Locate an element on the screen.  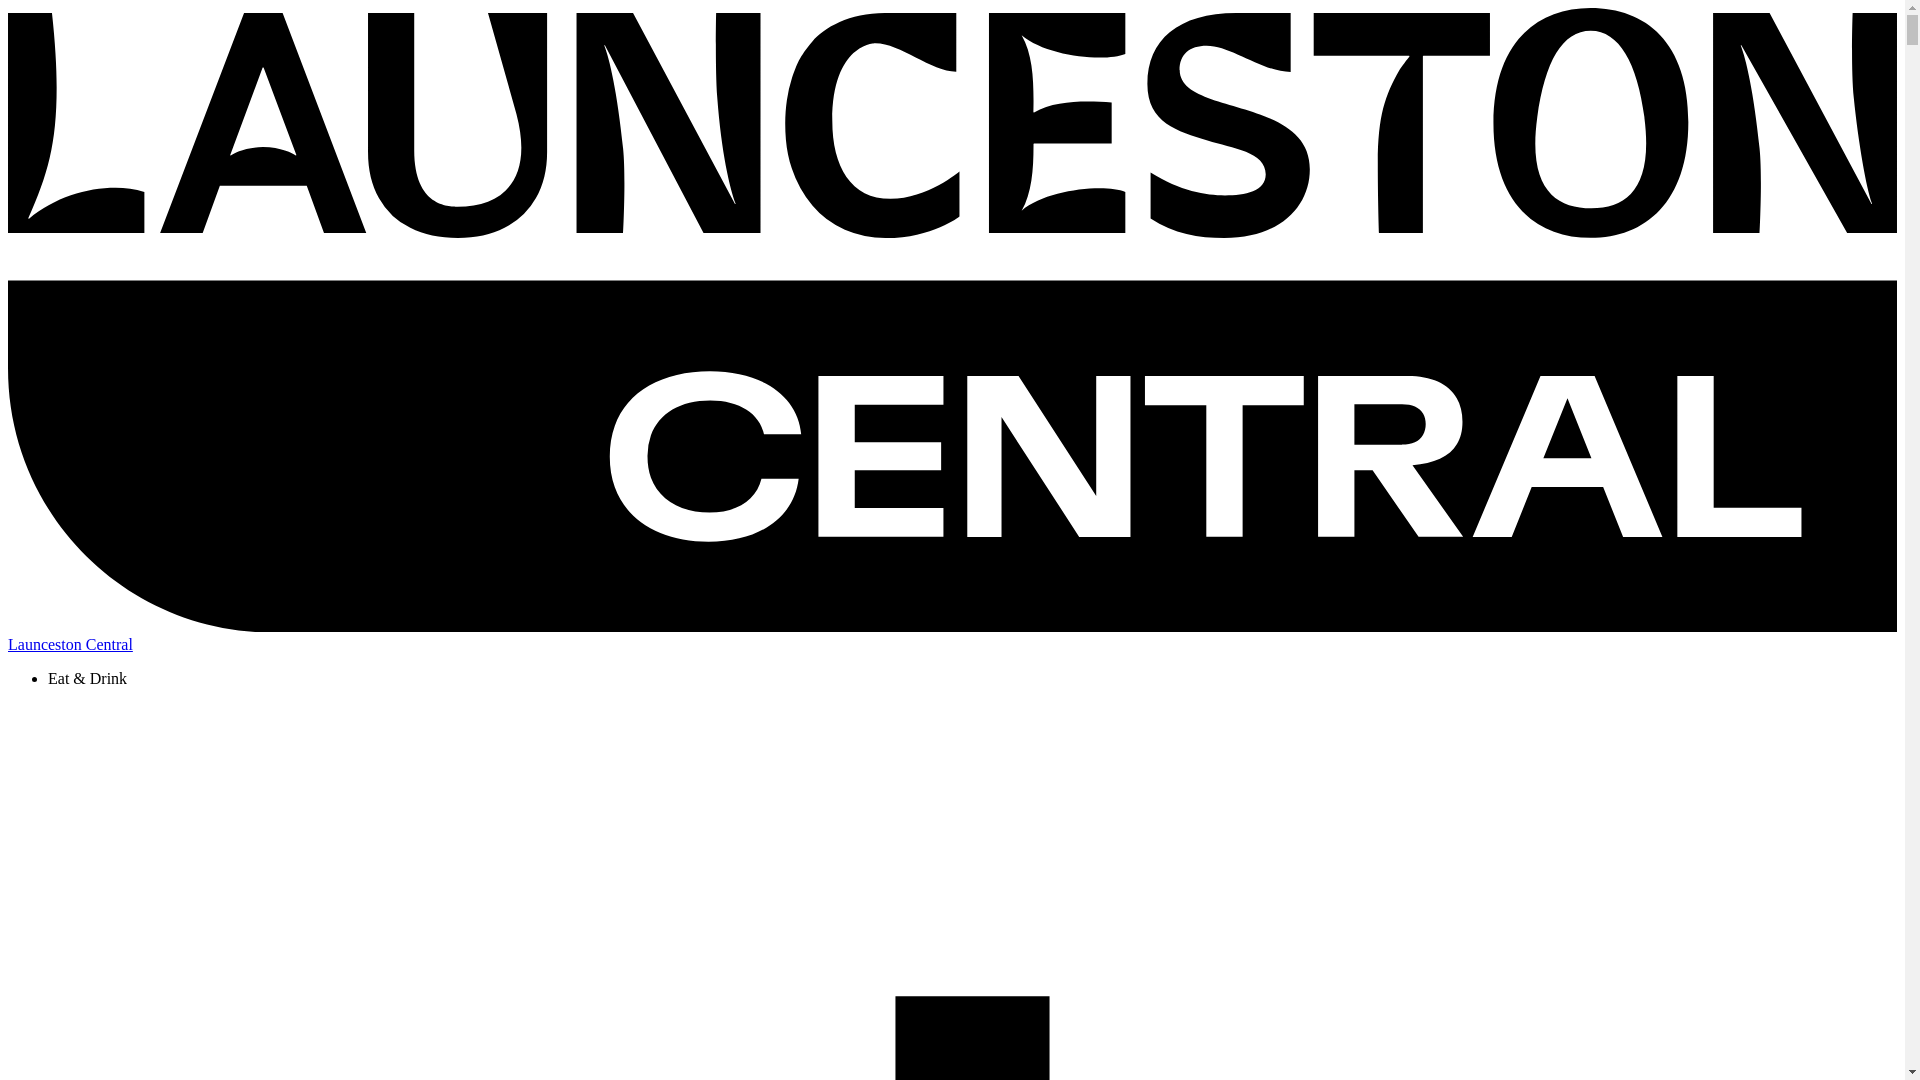
'Launceston Central' is located at coordinates (8, 635).